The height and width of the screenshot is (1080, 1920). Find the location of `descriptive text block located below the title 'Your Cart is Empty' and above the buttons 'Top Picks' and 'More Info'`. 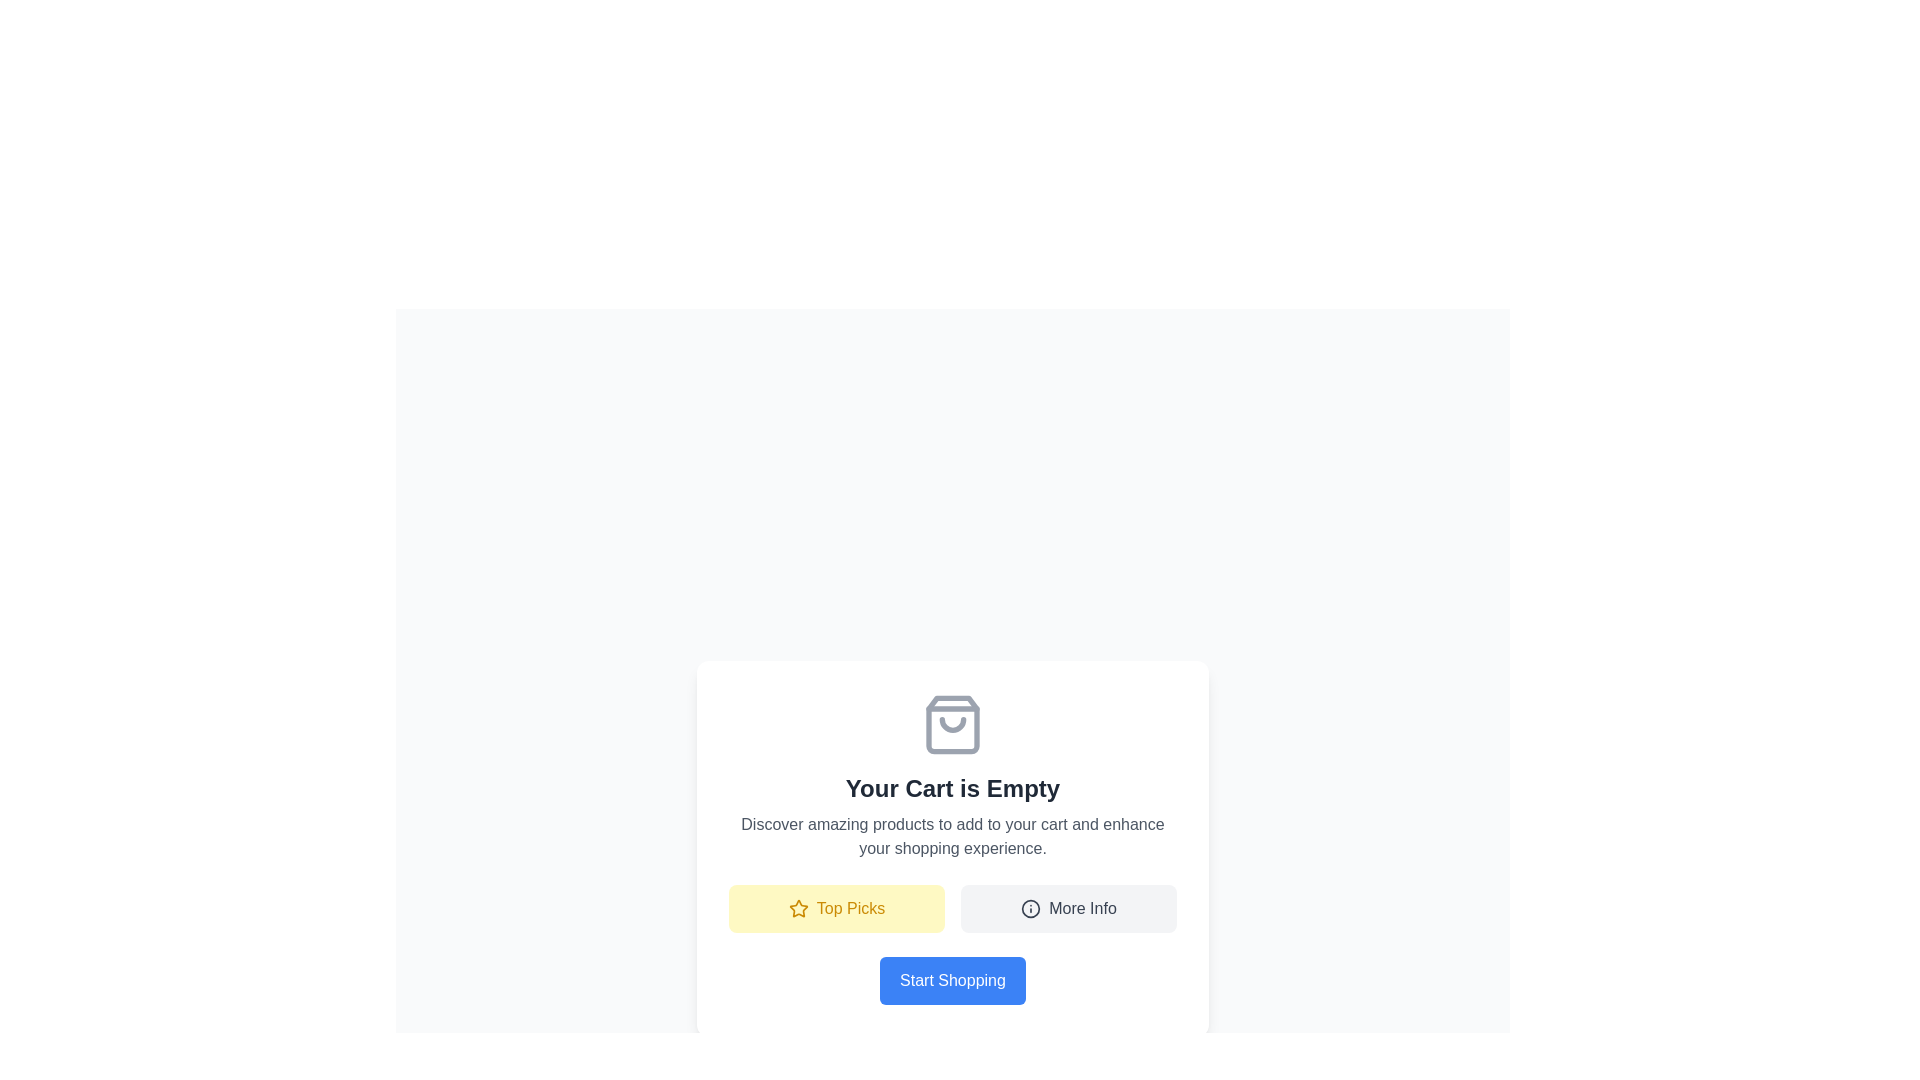

descriptive text block located below the title 'Your Cart is Empty' and above the buttons 'Top Picks' and 'More Info' is located at coordinates (952, 837).